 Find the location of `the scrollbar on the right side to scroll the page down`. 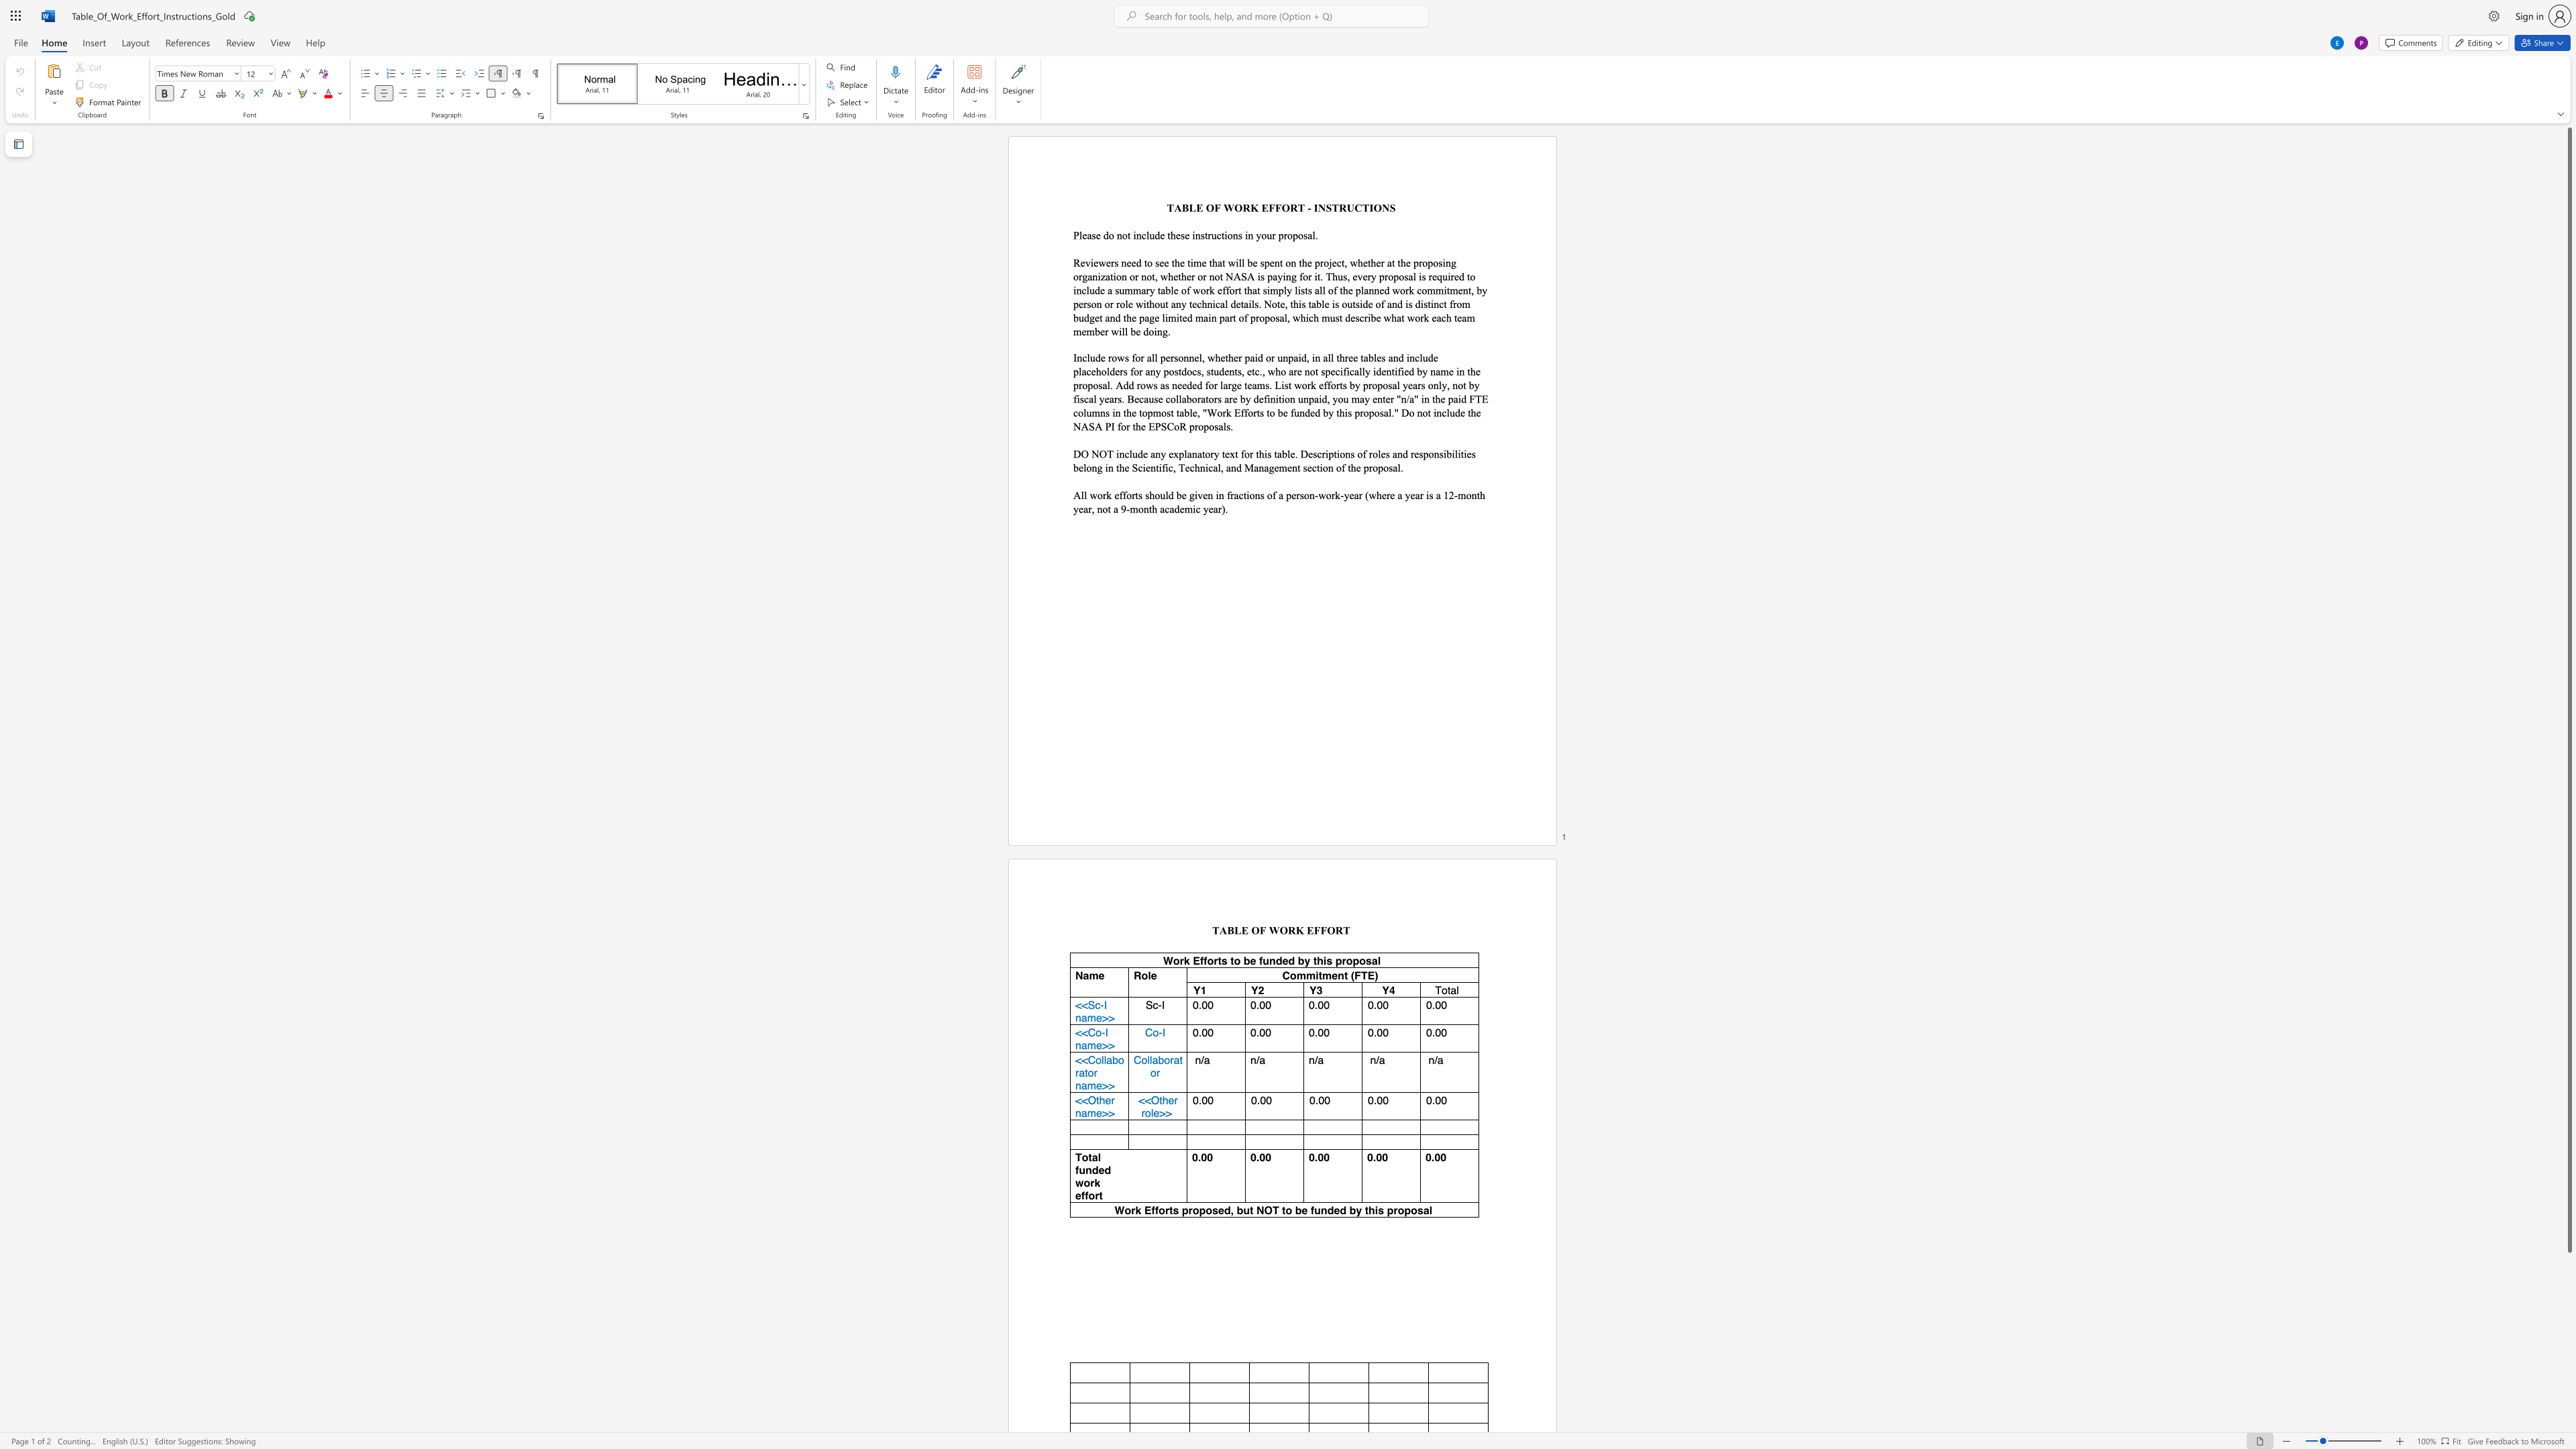

the scrollbar on the right side to scroll the page down is located at coordinates (2568, 1395).